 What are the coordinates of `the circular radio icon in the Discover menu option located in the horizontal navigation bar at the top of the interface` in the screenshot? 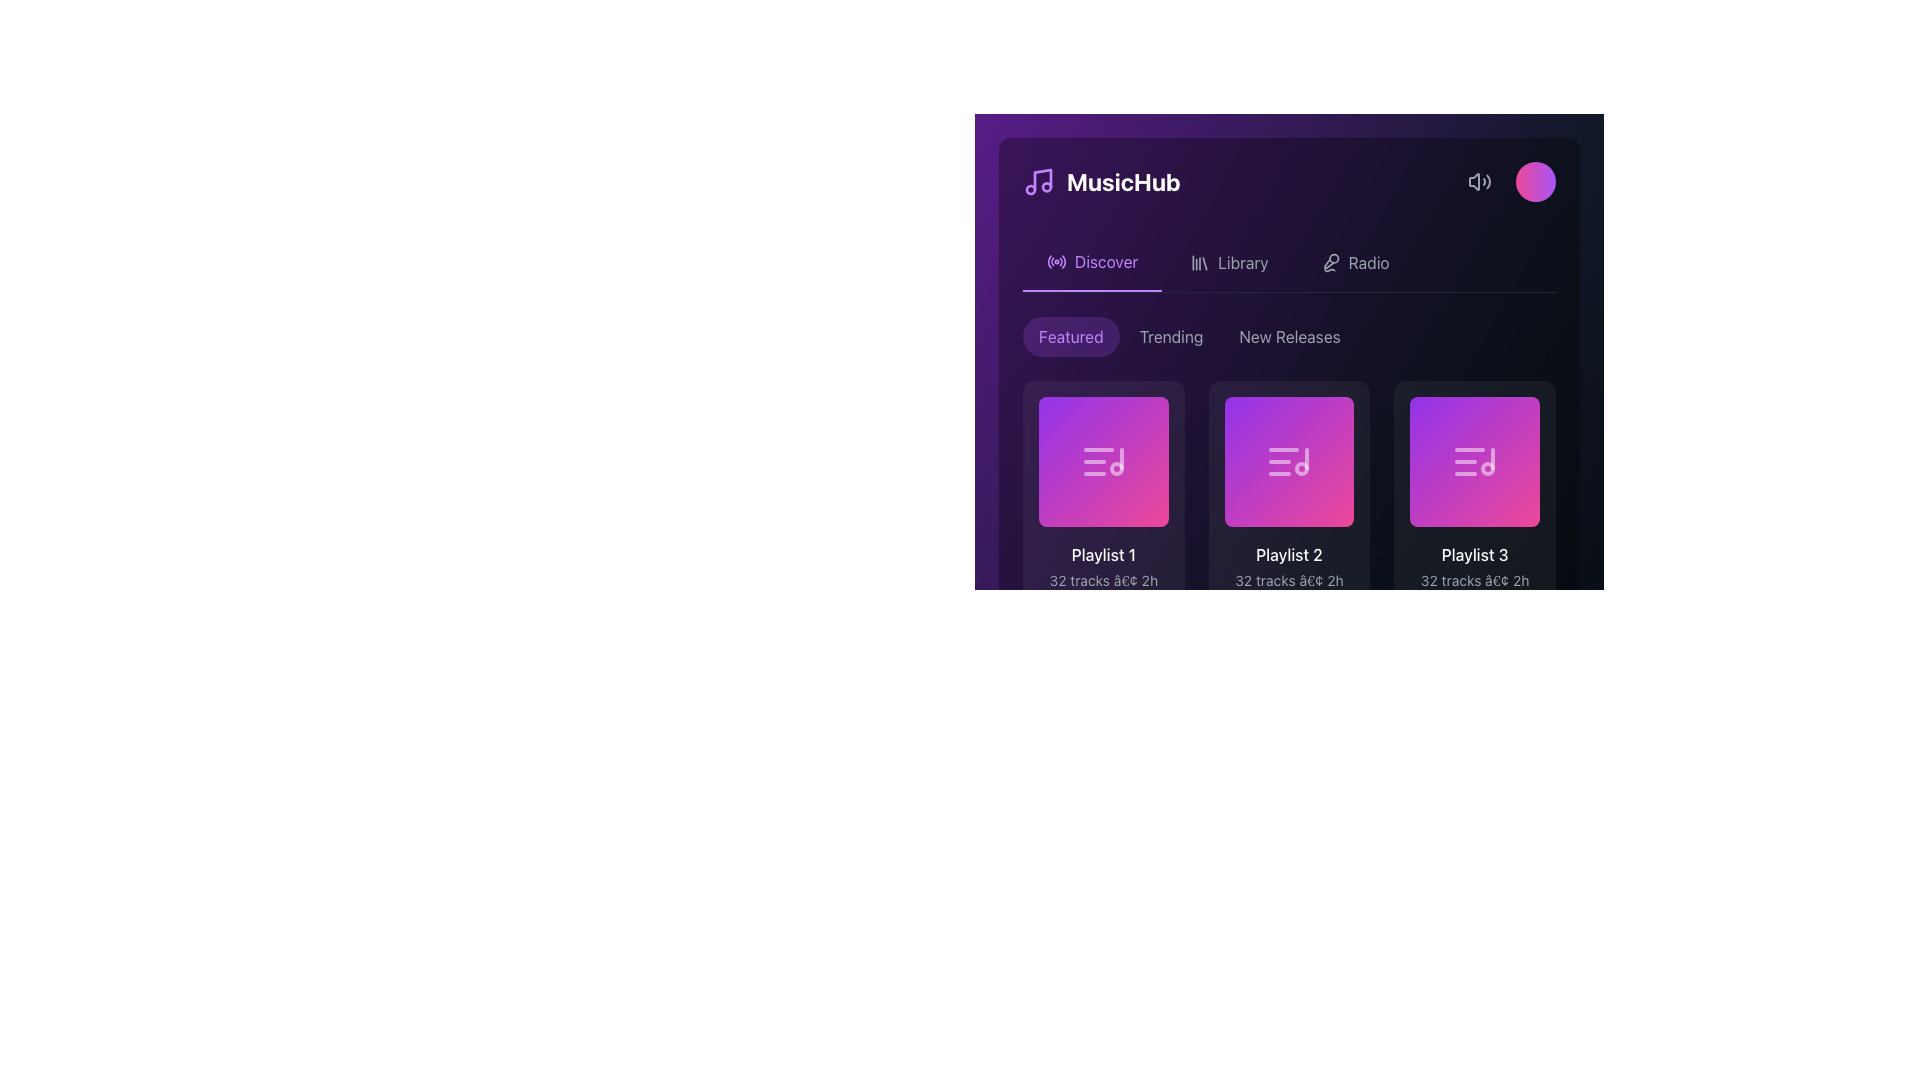 It's located at (1055, 261).